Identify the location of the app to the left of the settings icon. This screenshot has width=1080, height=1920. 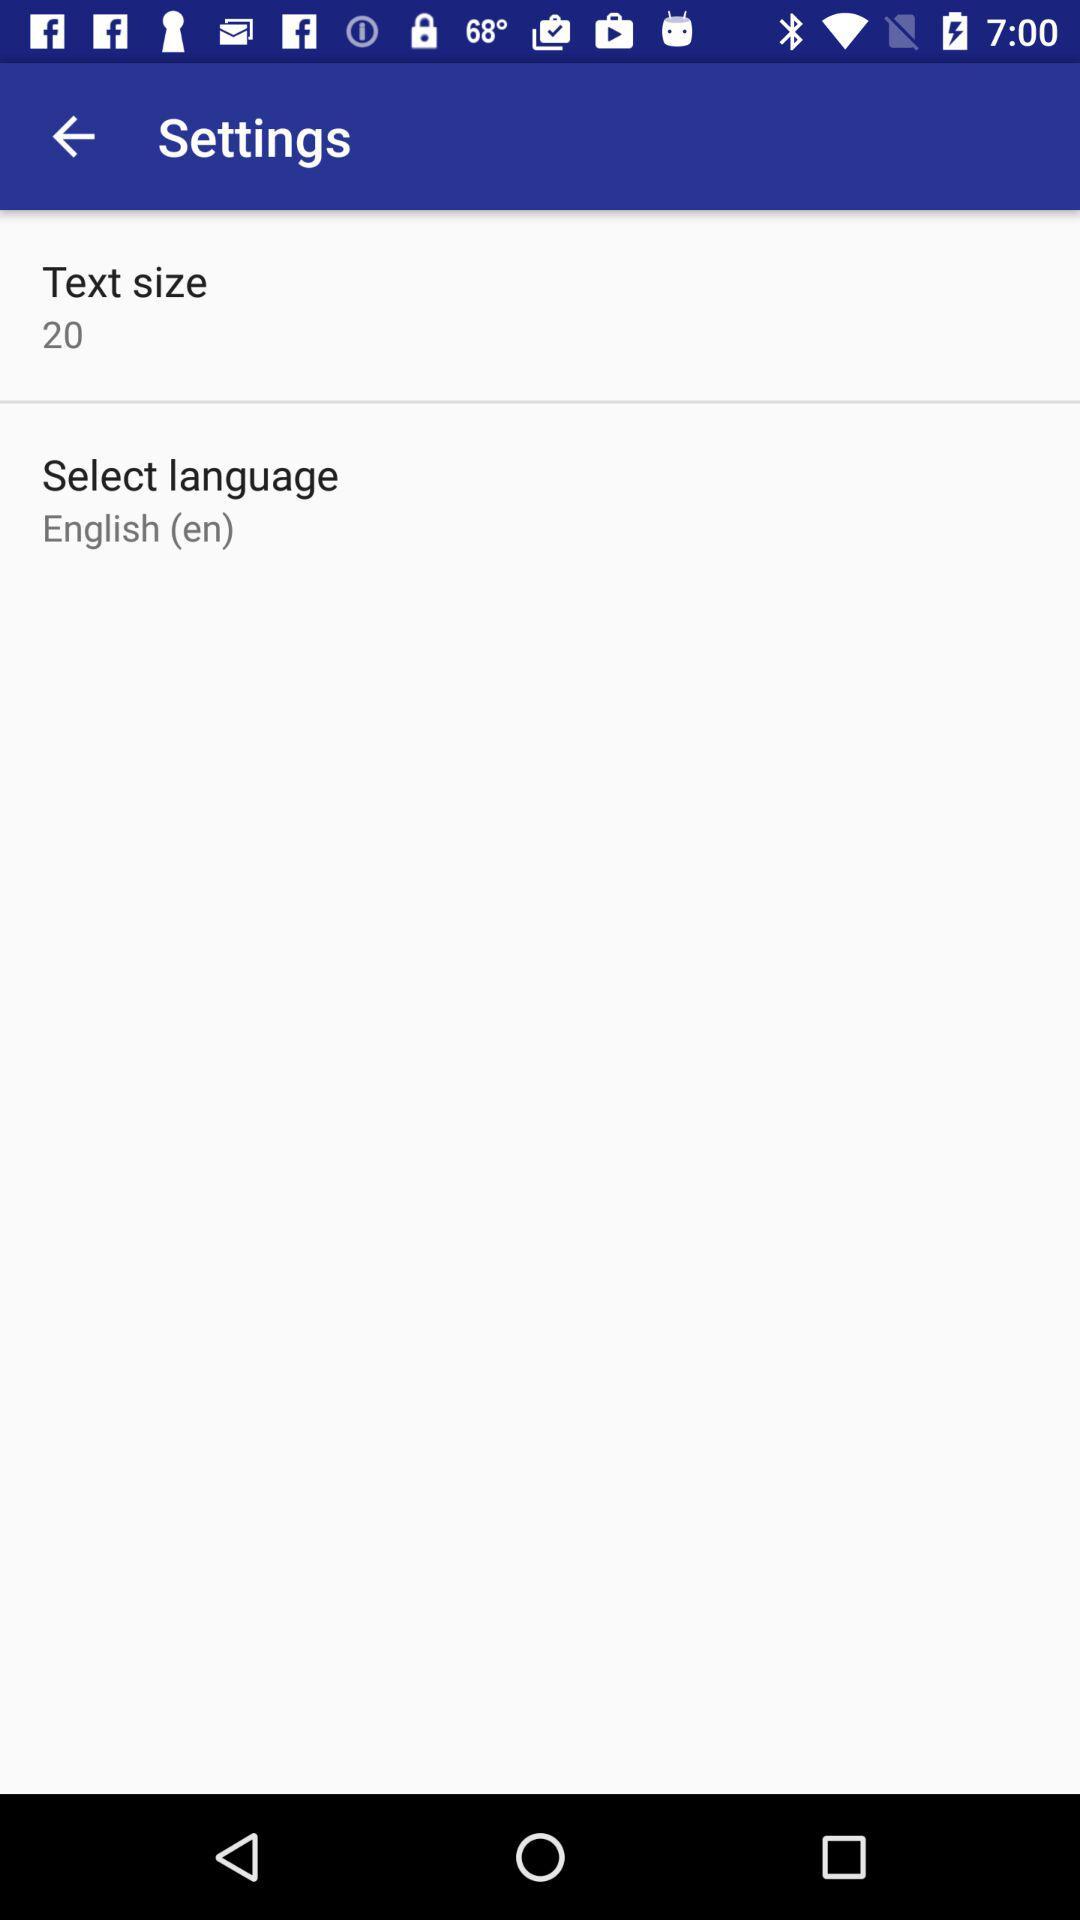
(72, 135).